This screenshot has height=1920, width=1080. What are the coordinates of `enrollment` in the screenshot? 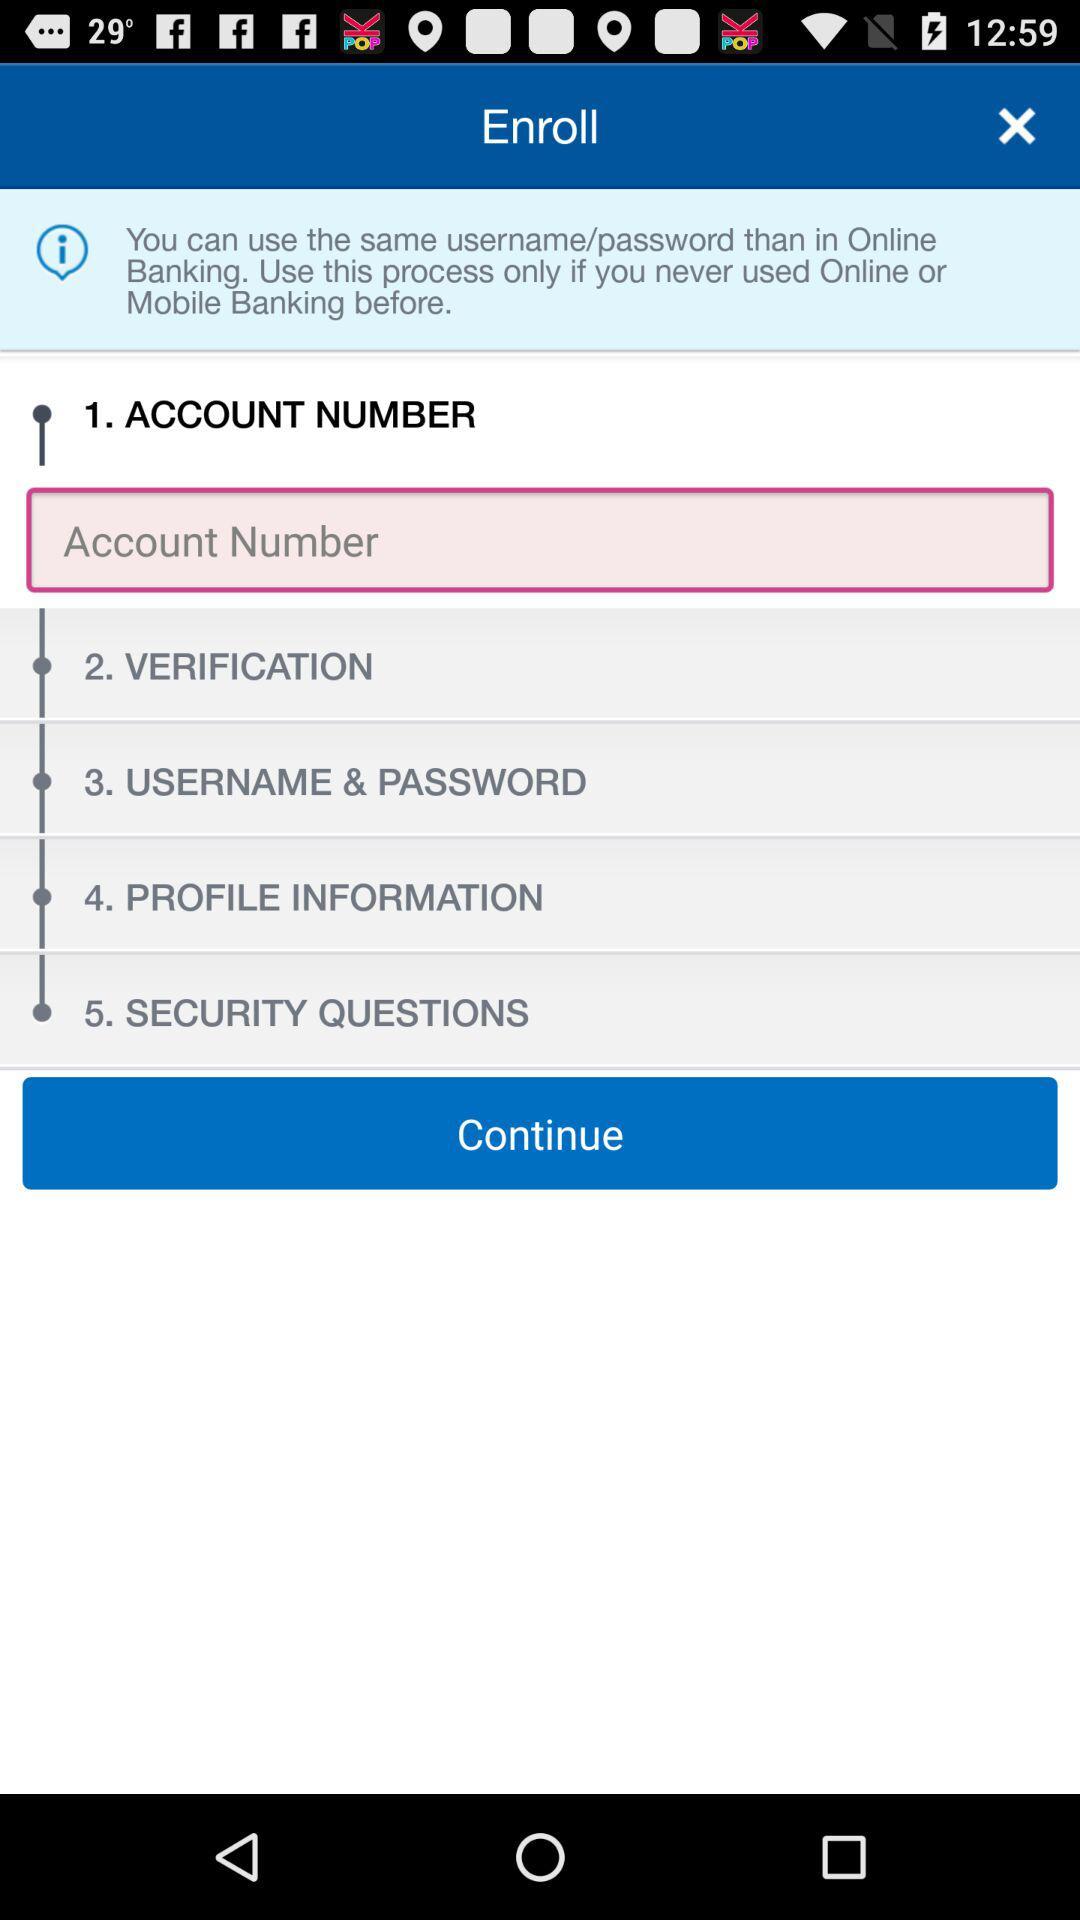 It's located at (1017, 124).